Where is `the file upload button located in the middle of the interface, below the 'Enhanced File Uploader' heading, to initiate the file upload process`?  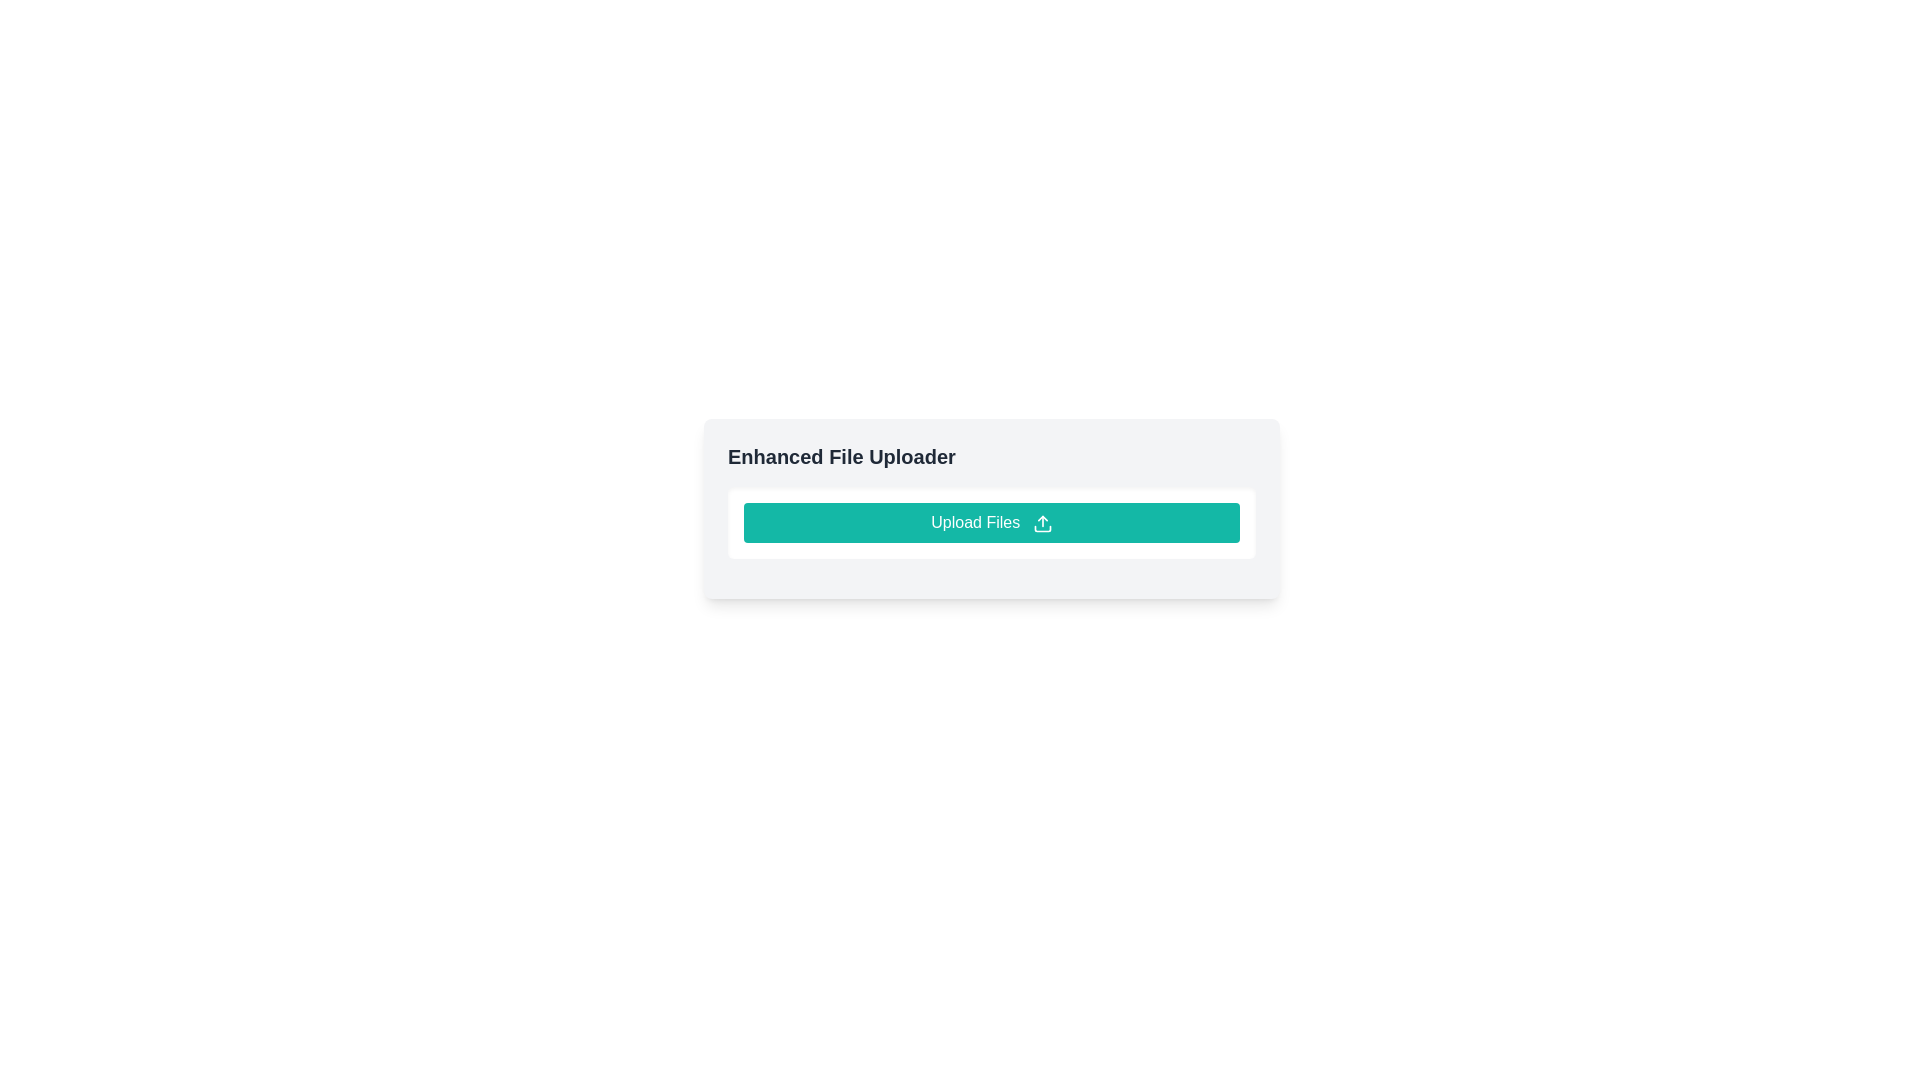
the file upload button located in the middle of the interface, below the 'Enhanced File Uploader' heading, to initiate the file upload process is located at coordinates (992, 522).